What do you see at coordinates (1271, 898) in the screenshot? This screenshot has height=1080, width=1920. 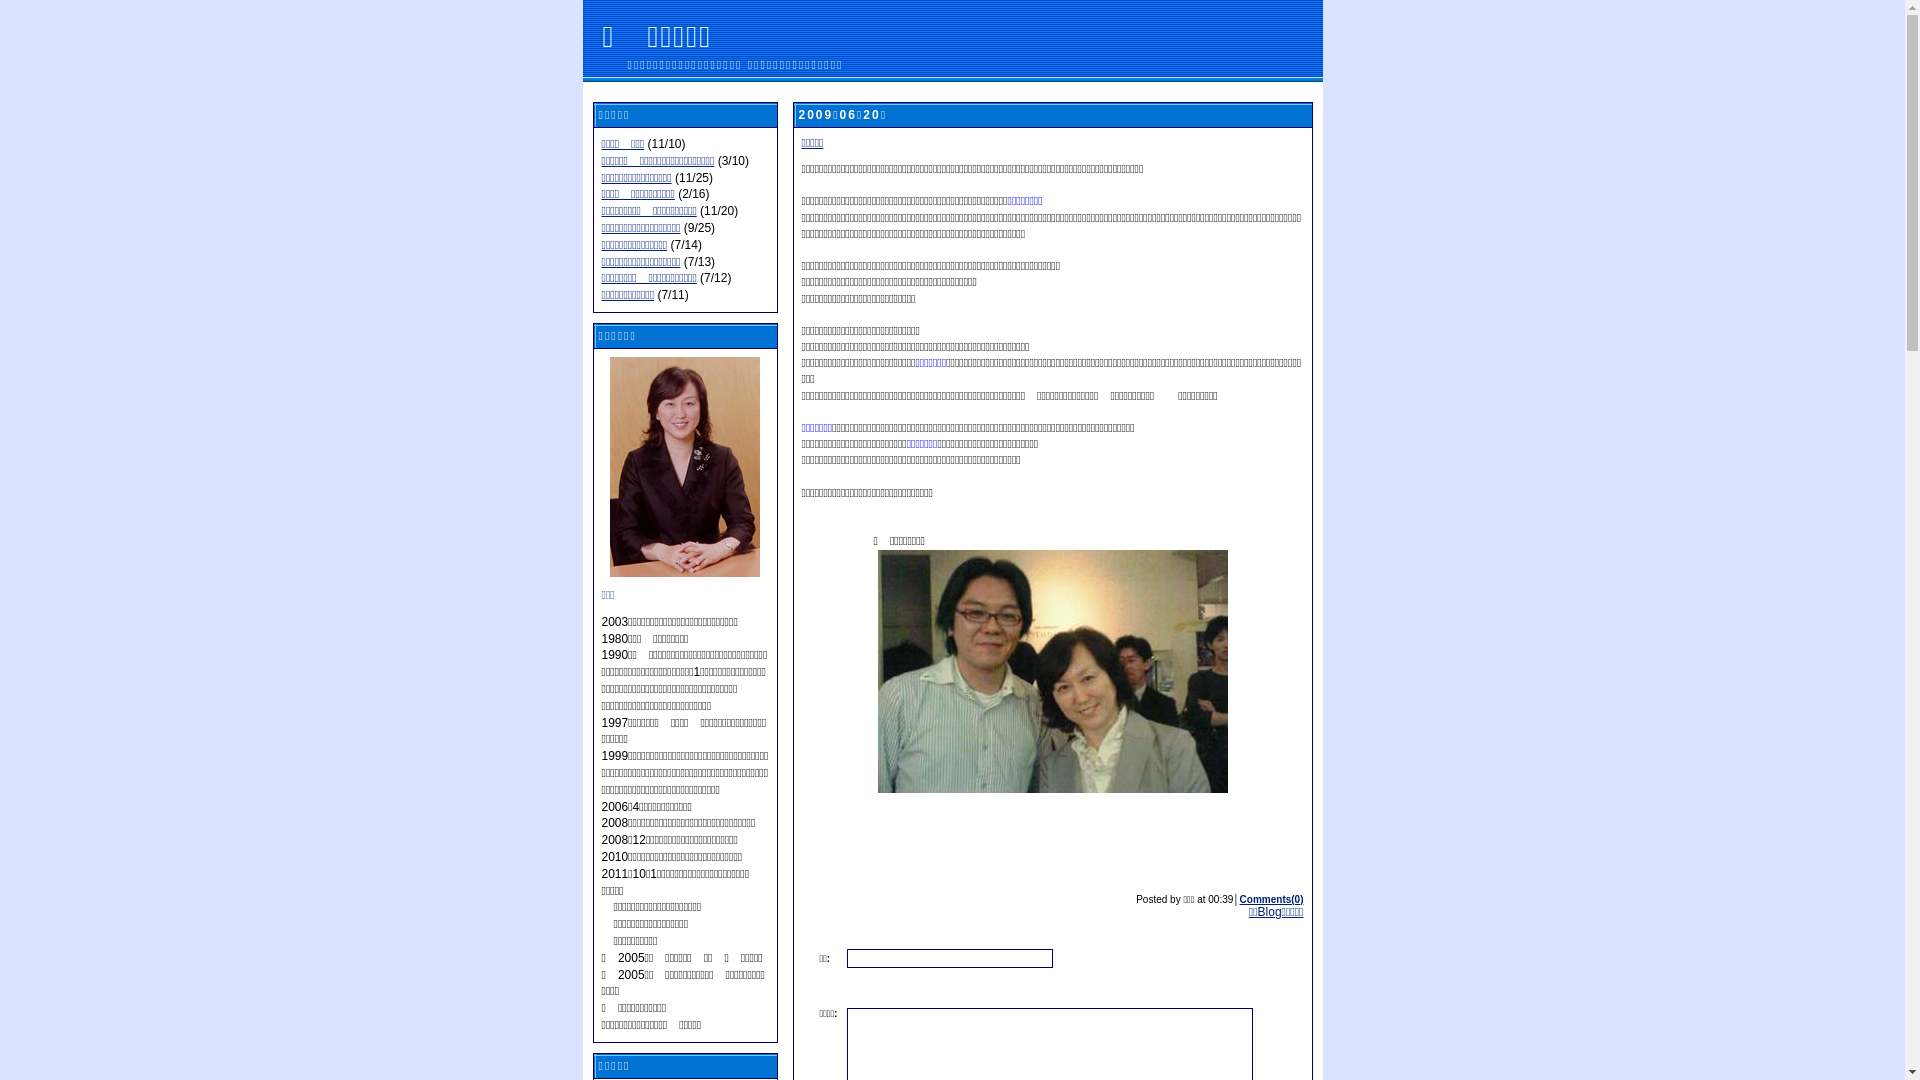 I see `'Comments(0)'` at bounding box center [1271, 898].